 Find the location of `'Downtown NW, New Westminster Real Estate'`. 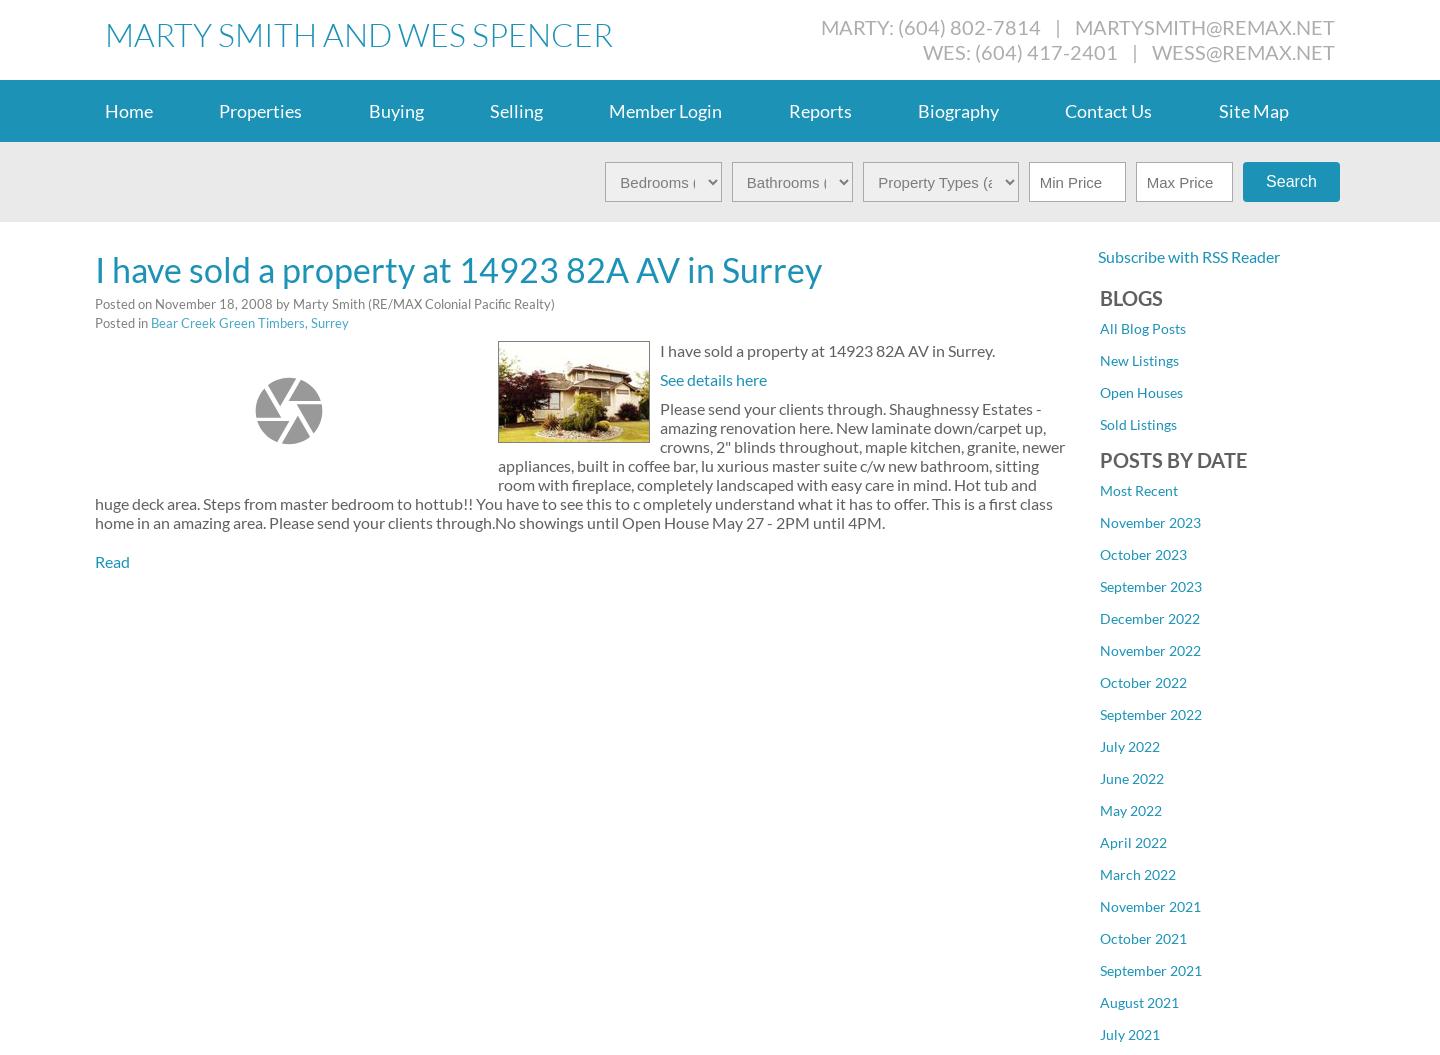

'Downtown NW, New Westminster Real Estate' is located at coordinates (1206, 367).